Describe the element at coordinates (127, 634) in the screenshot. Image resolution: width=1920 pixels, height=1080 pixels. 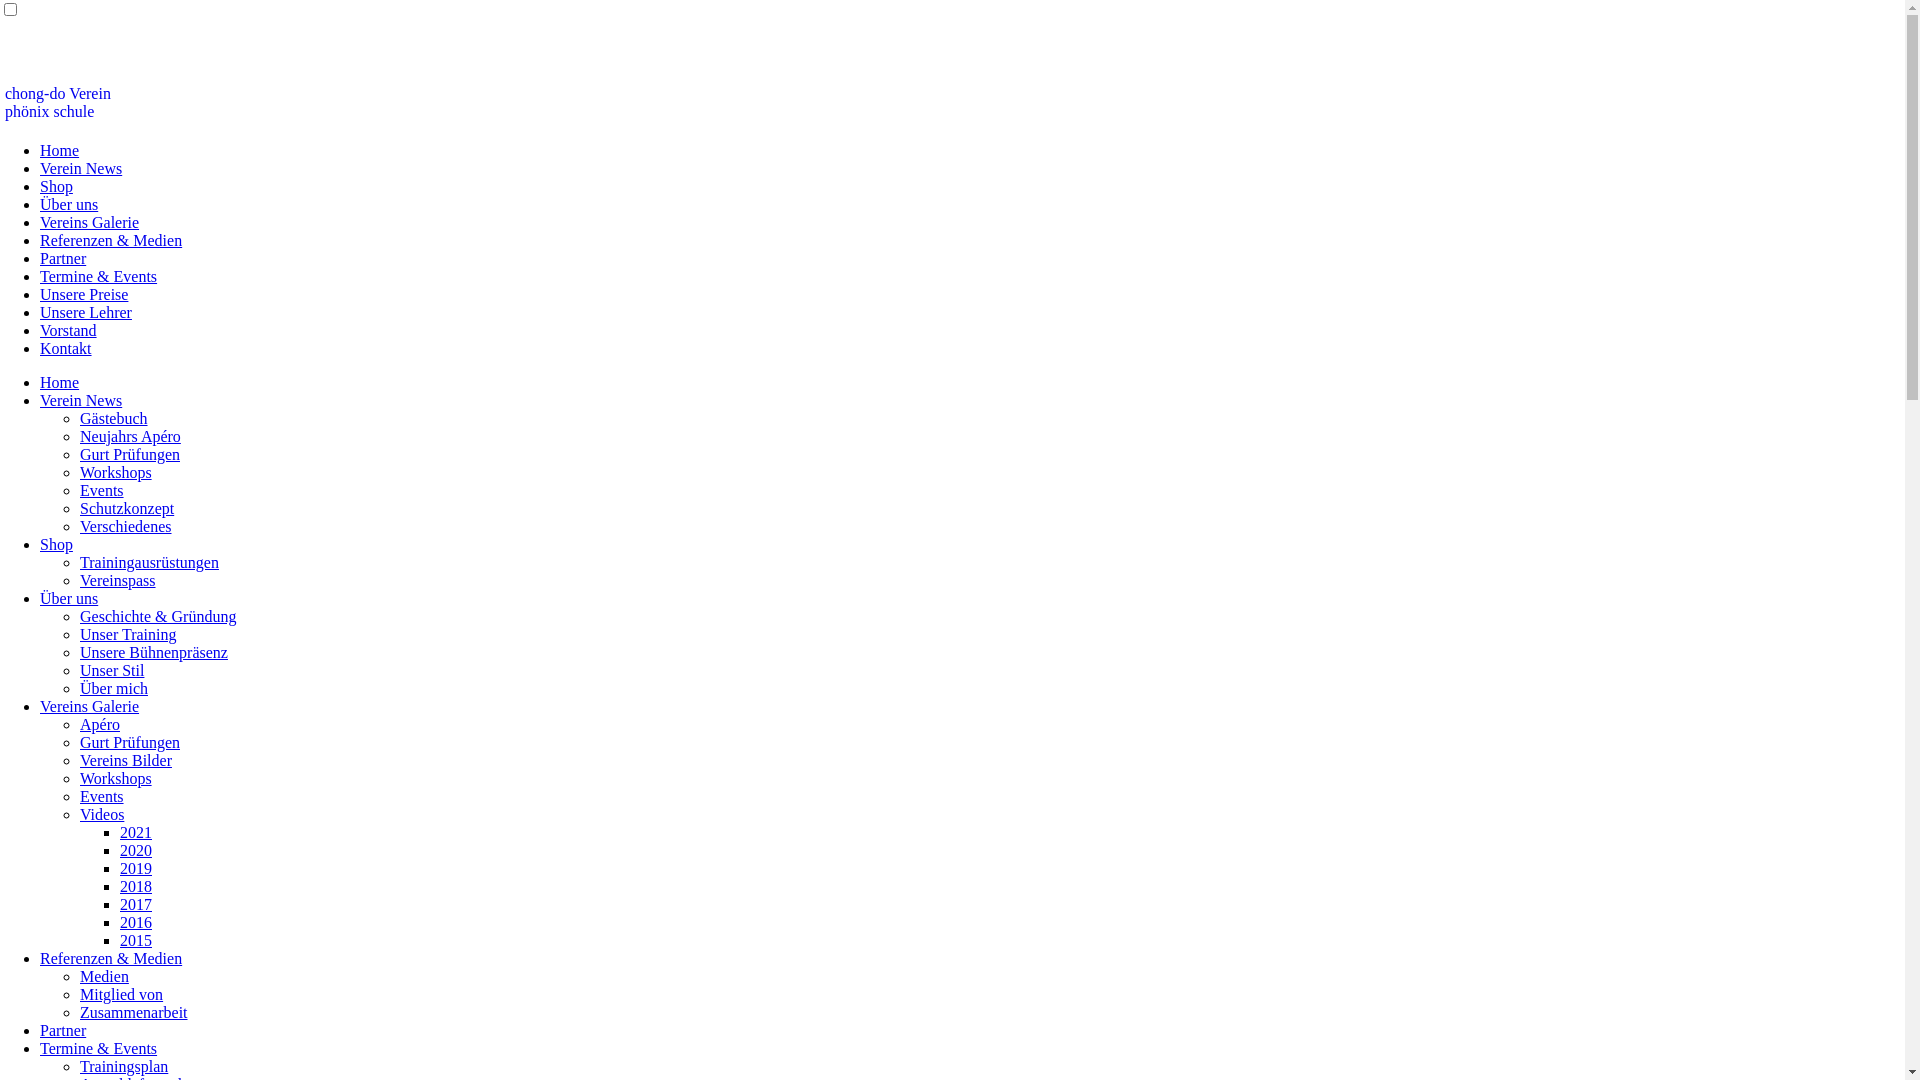
I see `'Unser Training'` at that location.